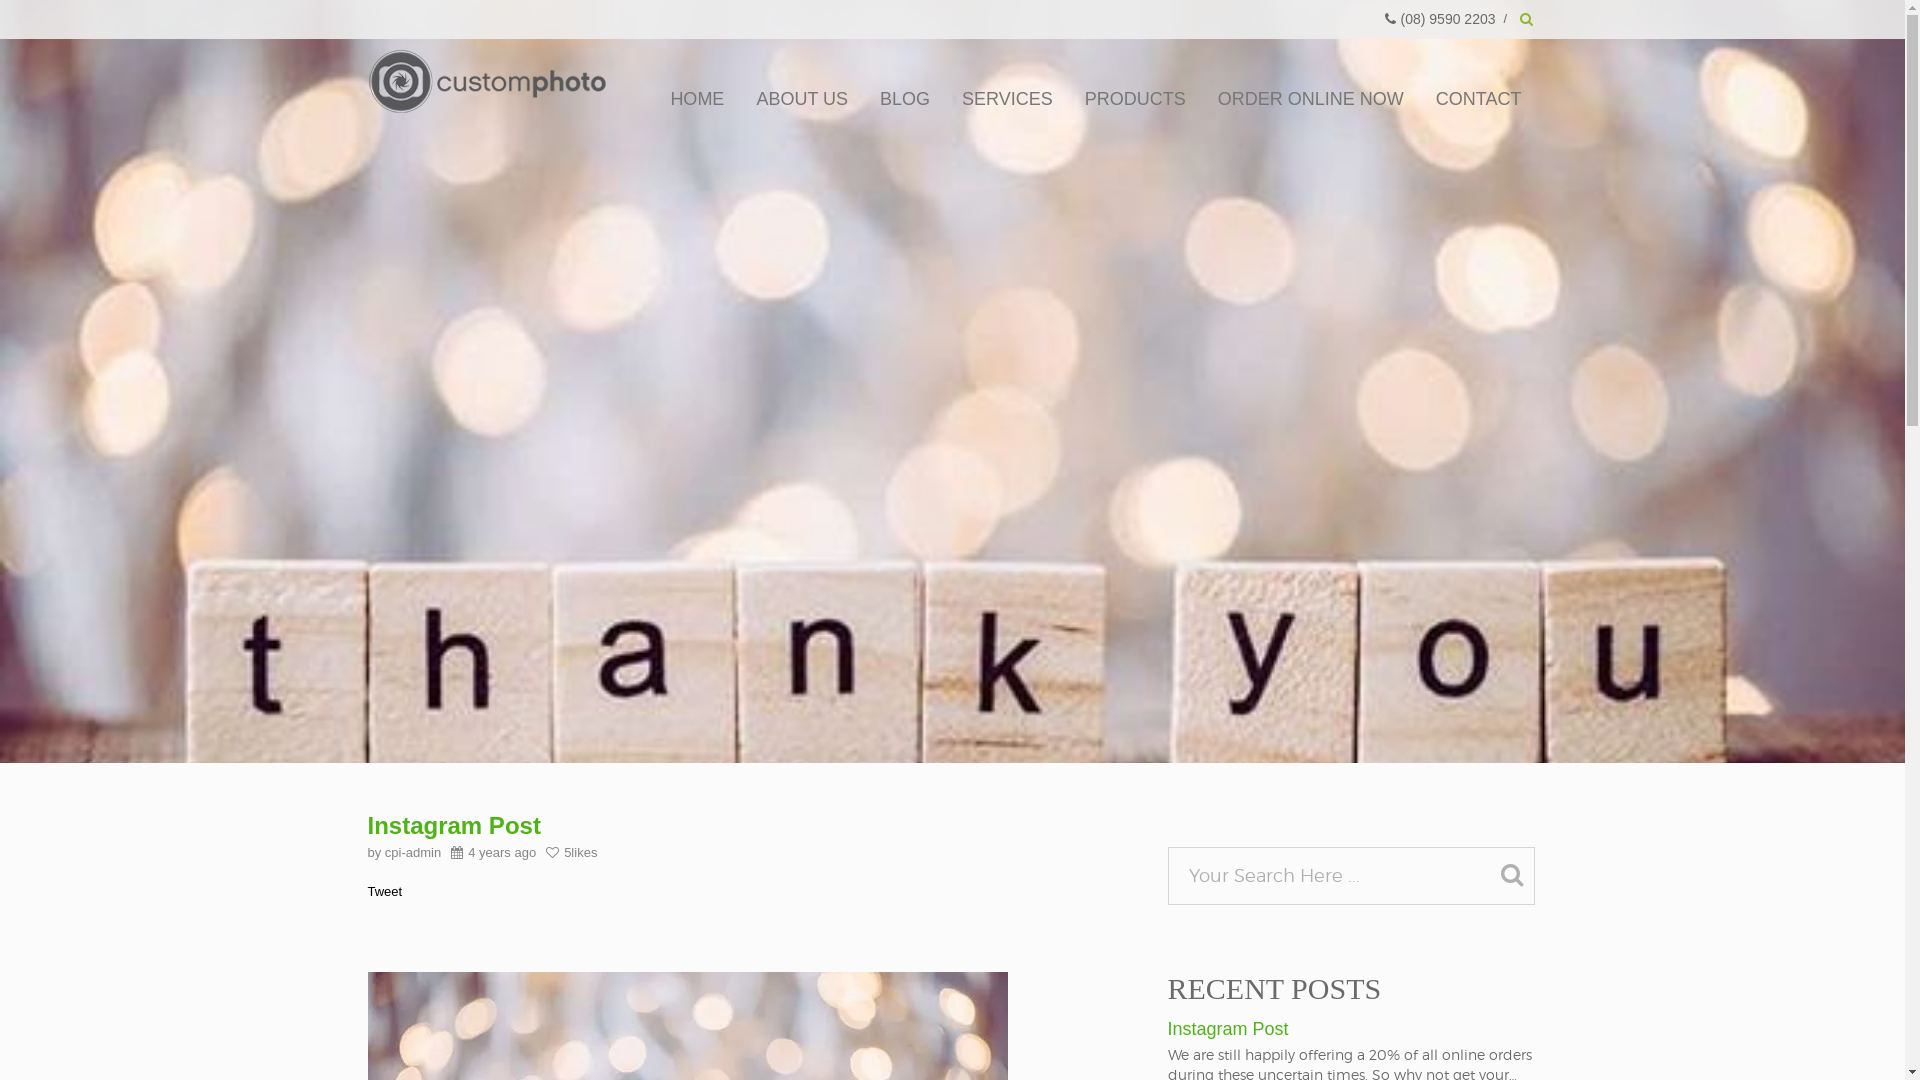 This screenshot has height=1080, width=1920. Describe the element at coordinates (1478, 99) in the screenshot. I see `'CONTACT'` at that location.